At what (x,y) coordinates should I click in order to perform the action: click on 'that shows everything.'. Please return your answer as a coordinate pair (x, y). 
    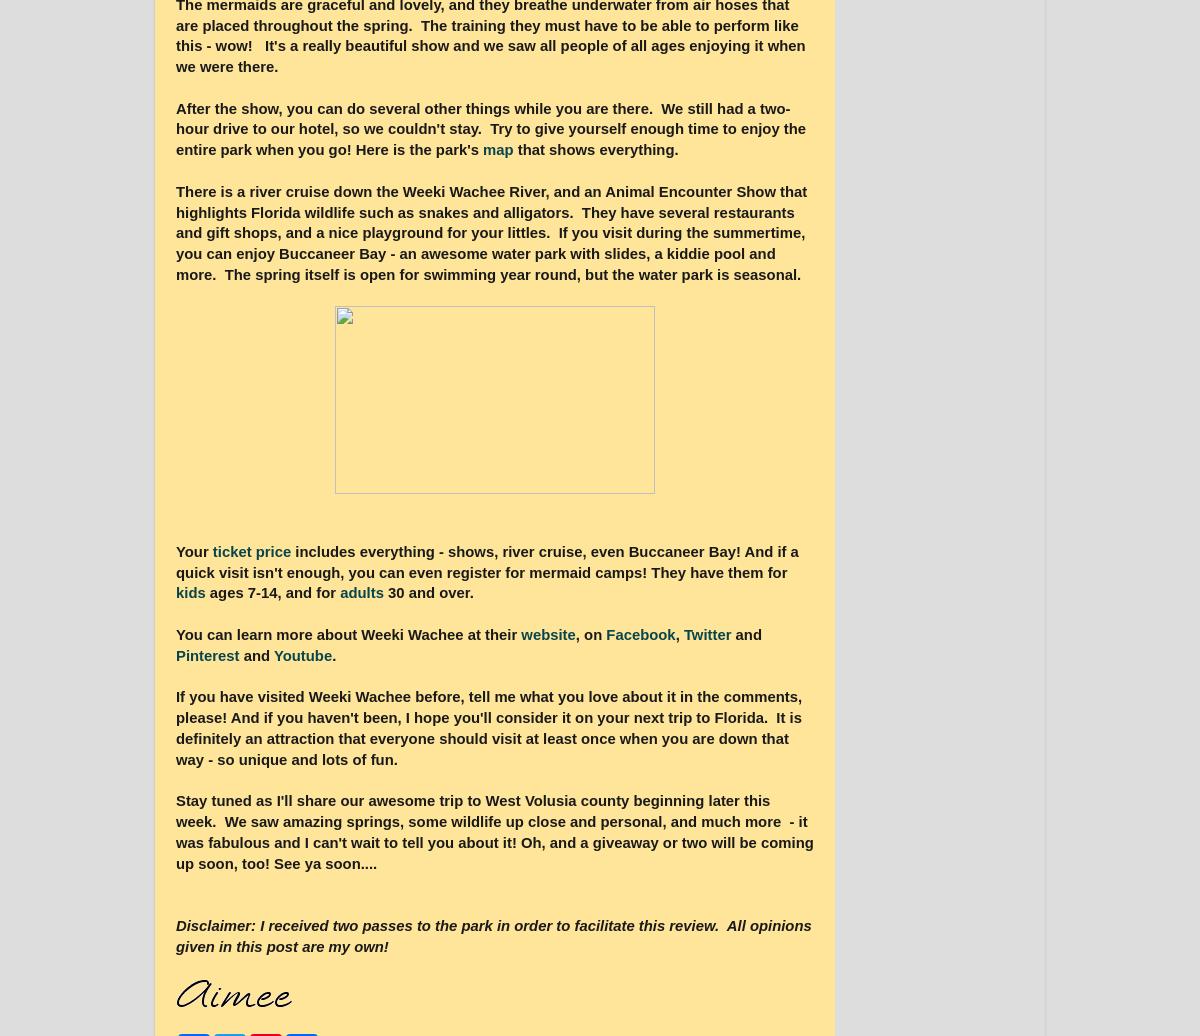
    Looking at the image, I should click on (512, 150).